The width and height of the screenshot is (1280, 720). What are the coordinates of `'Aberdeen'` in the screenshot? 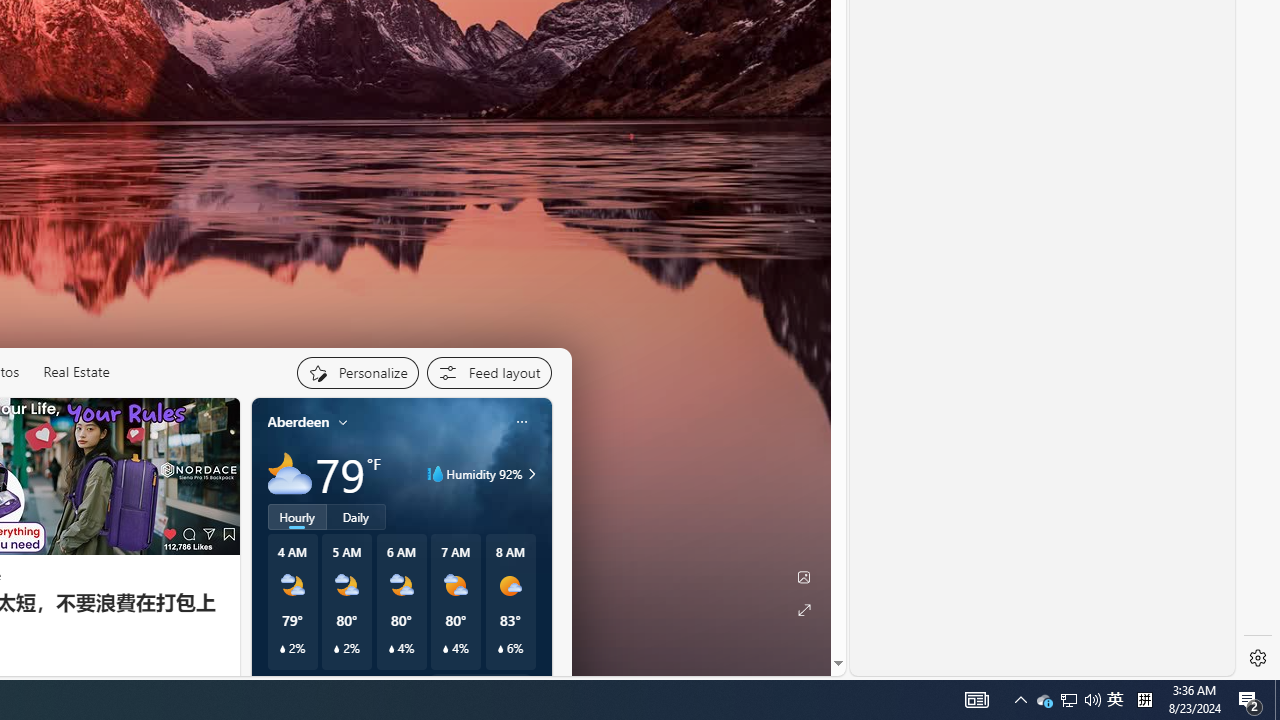 It's located at (297, 421).